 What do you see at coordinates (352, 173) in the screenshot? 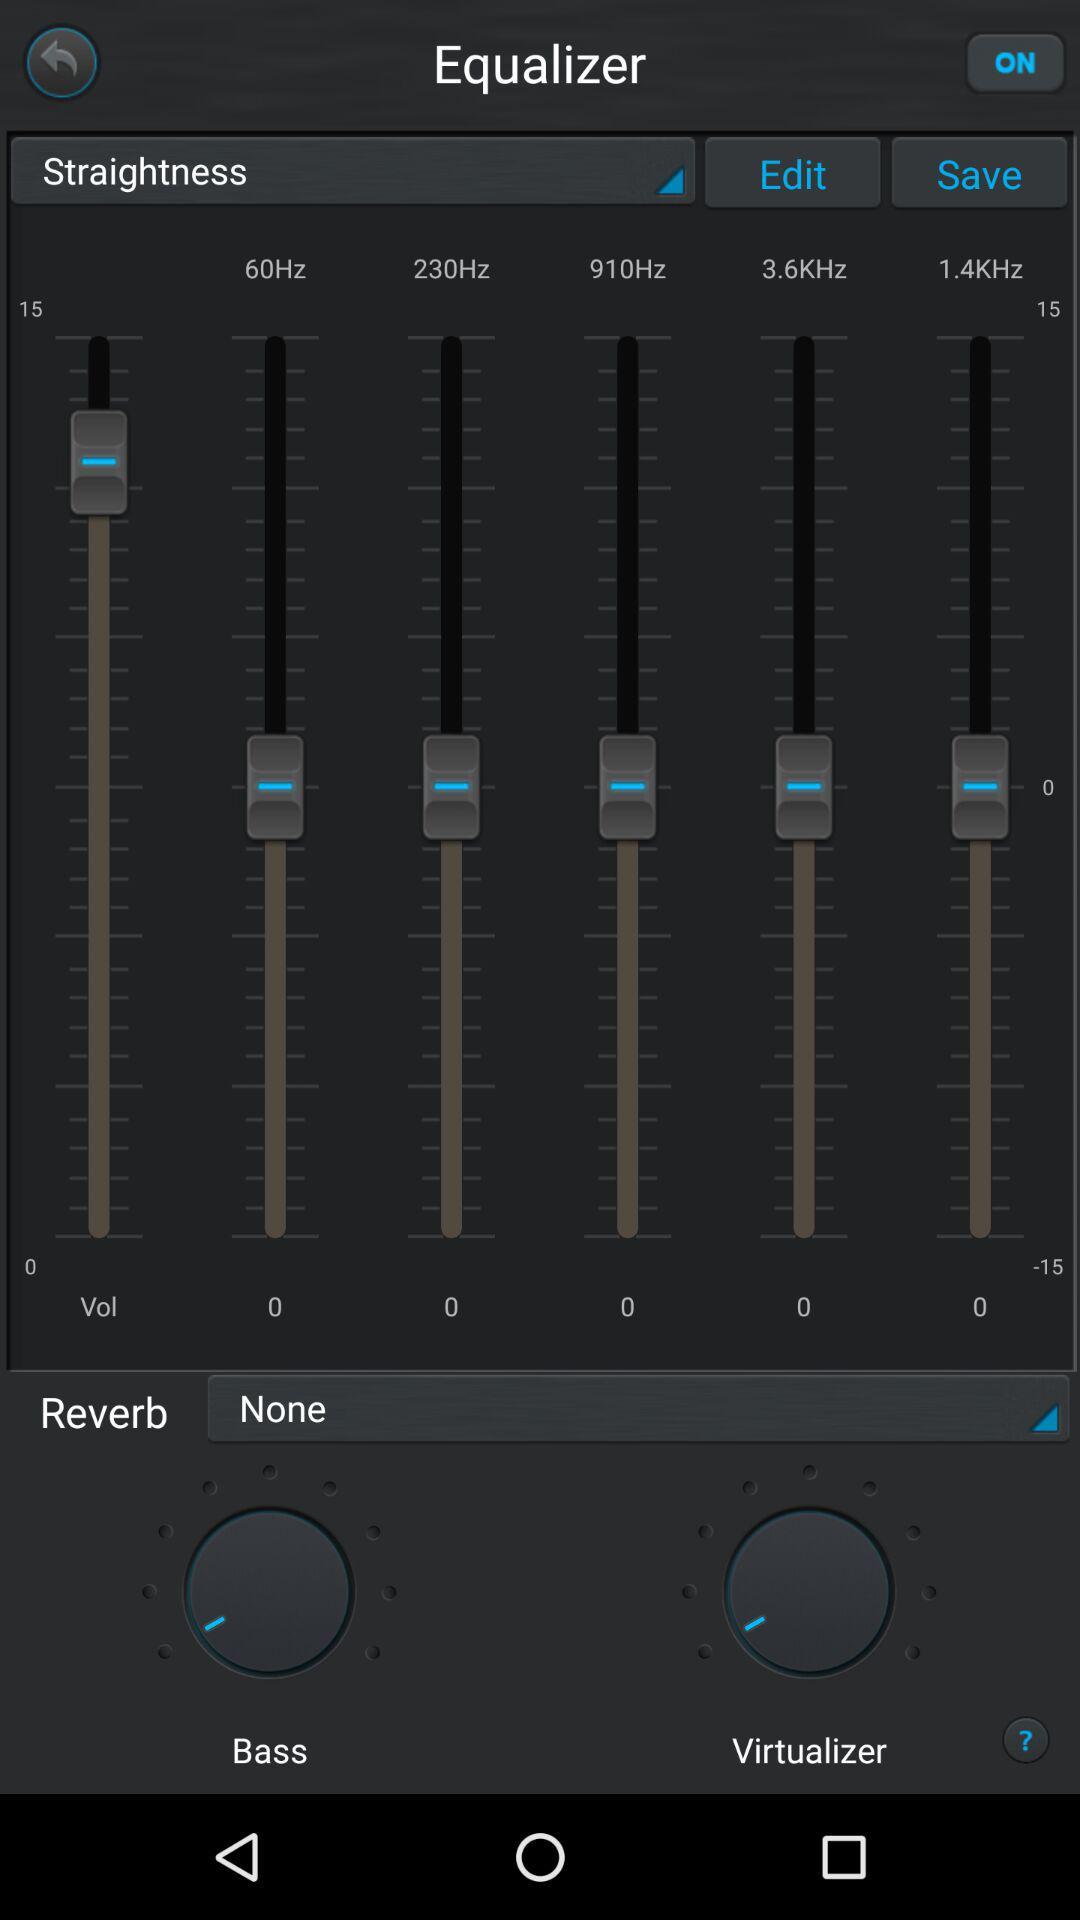
I see `straighntness which is before edit button on the page` at bounding box center [352, 173].